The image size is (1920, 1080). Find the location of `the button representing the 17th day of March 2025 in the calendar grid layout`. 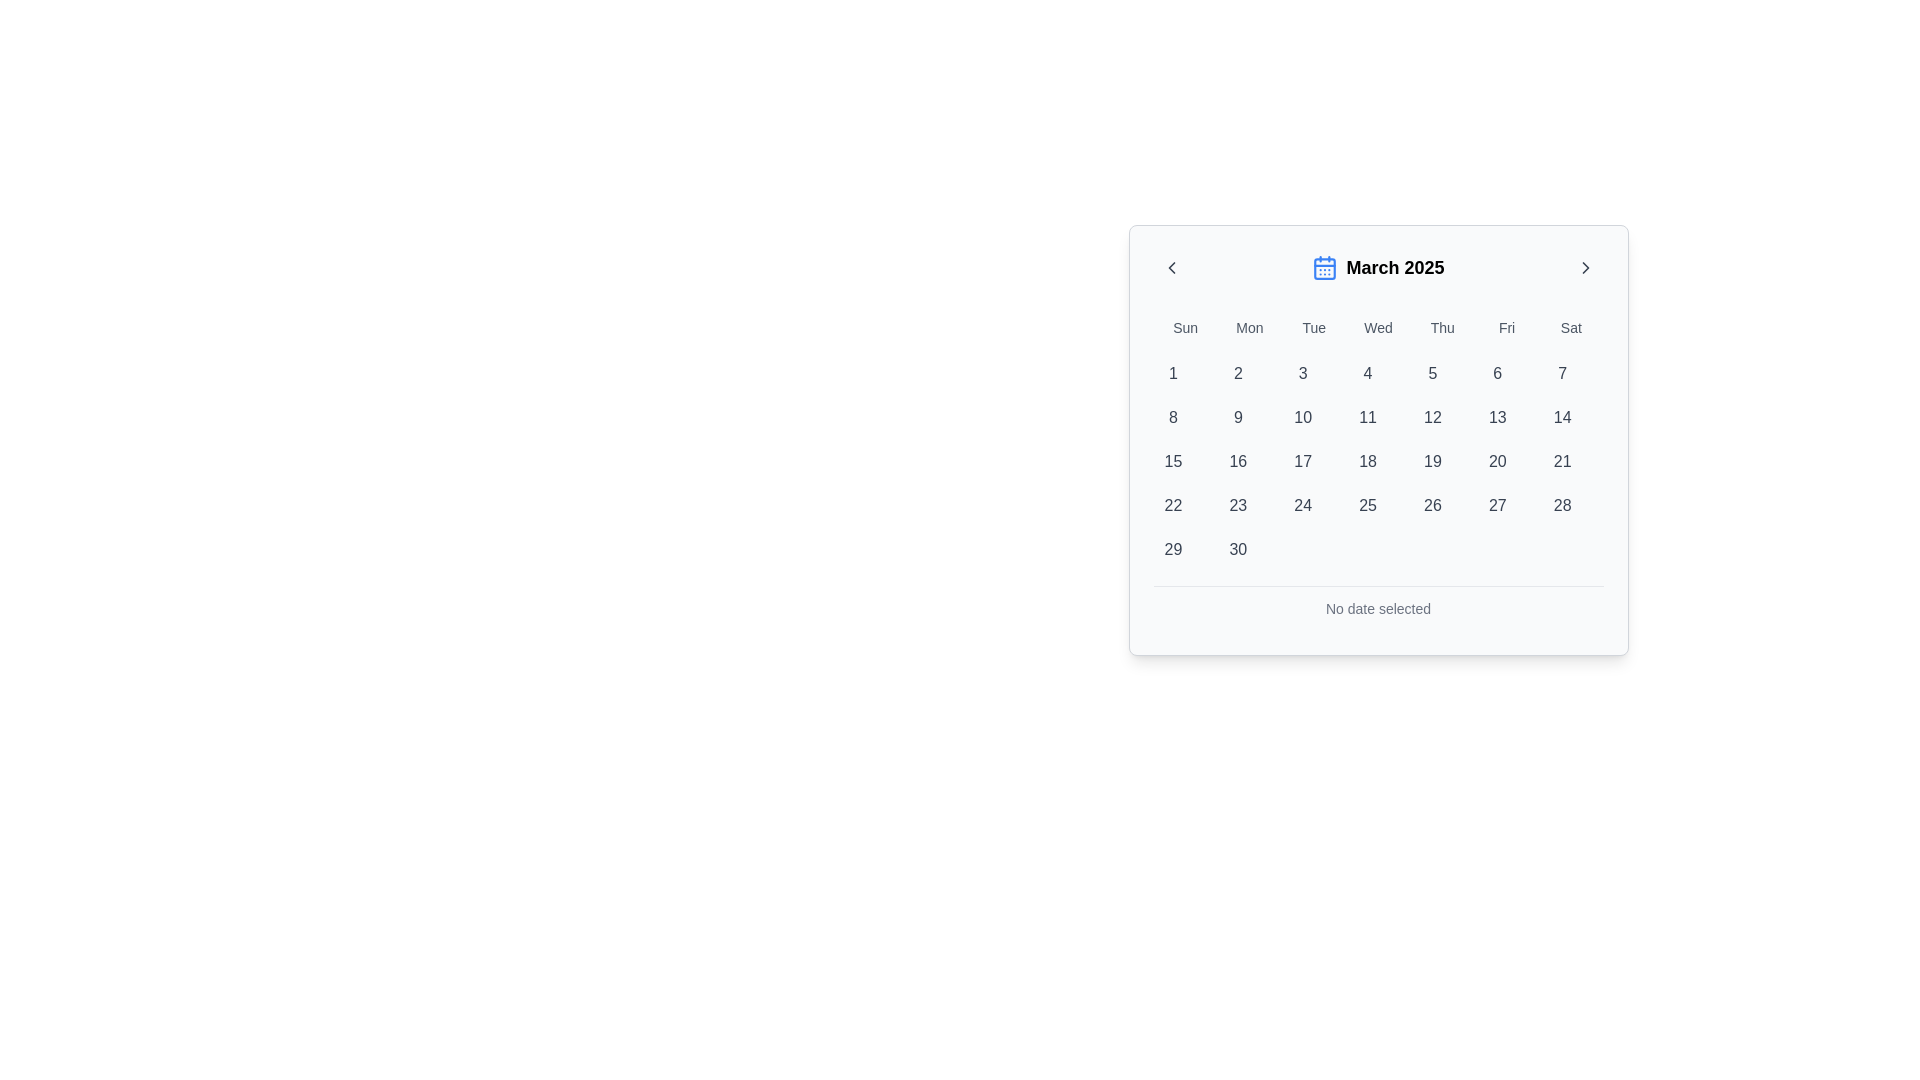

the button representing the 17th day of March 2025 in the calendar grid layout is located at coordinates (1303, 462).